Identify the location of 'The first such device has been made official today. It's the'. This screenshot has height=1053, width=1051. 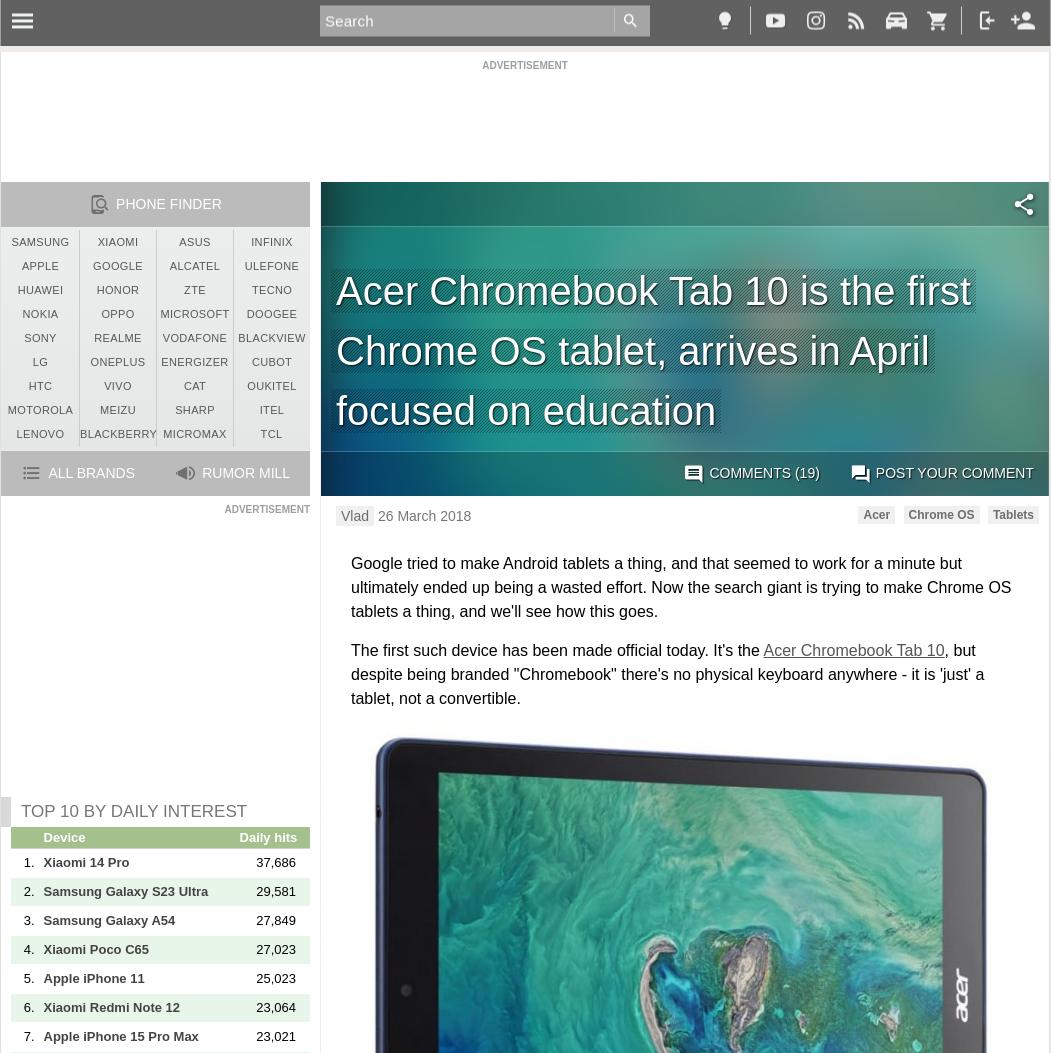
(556, 649).